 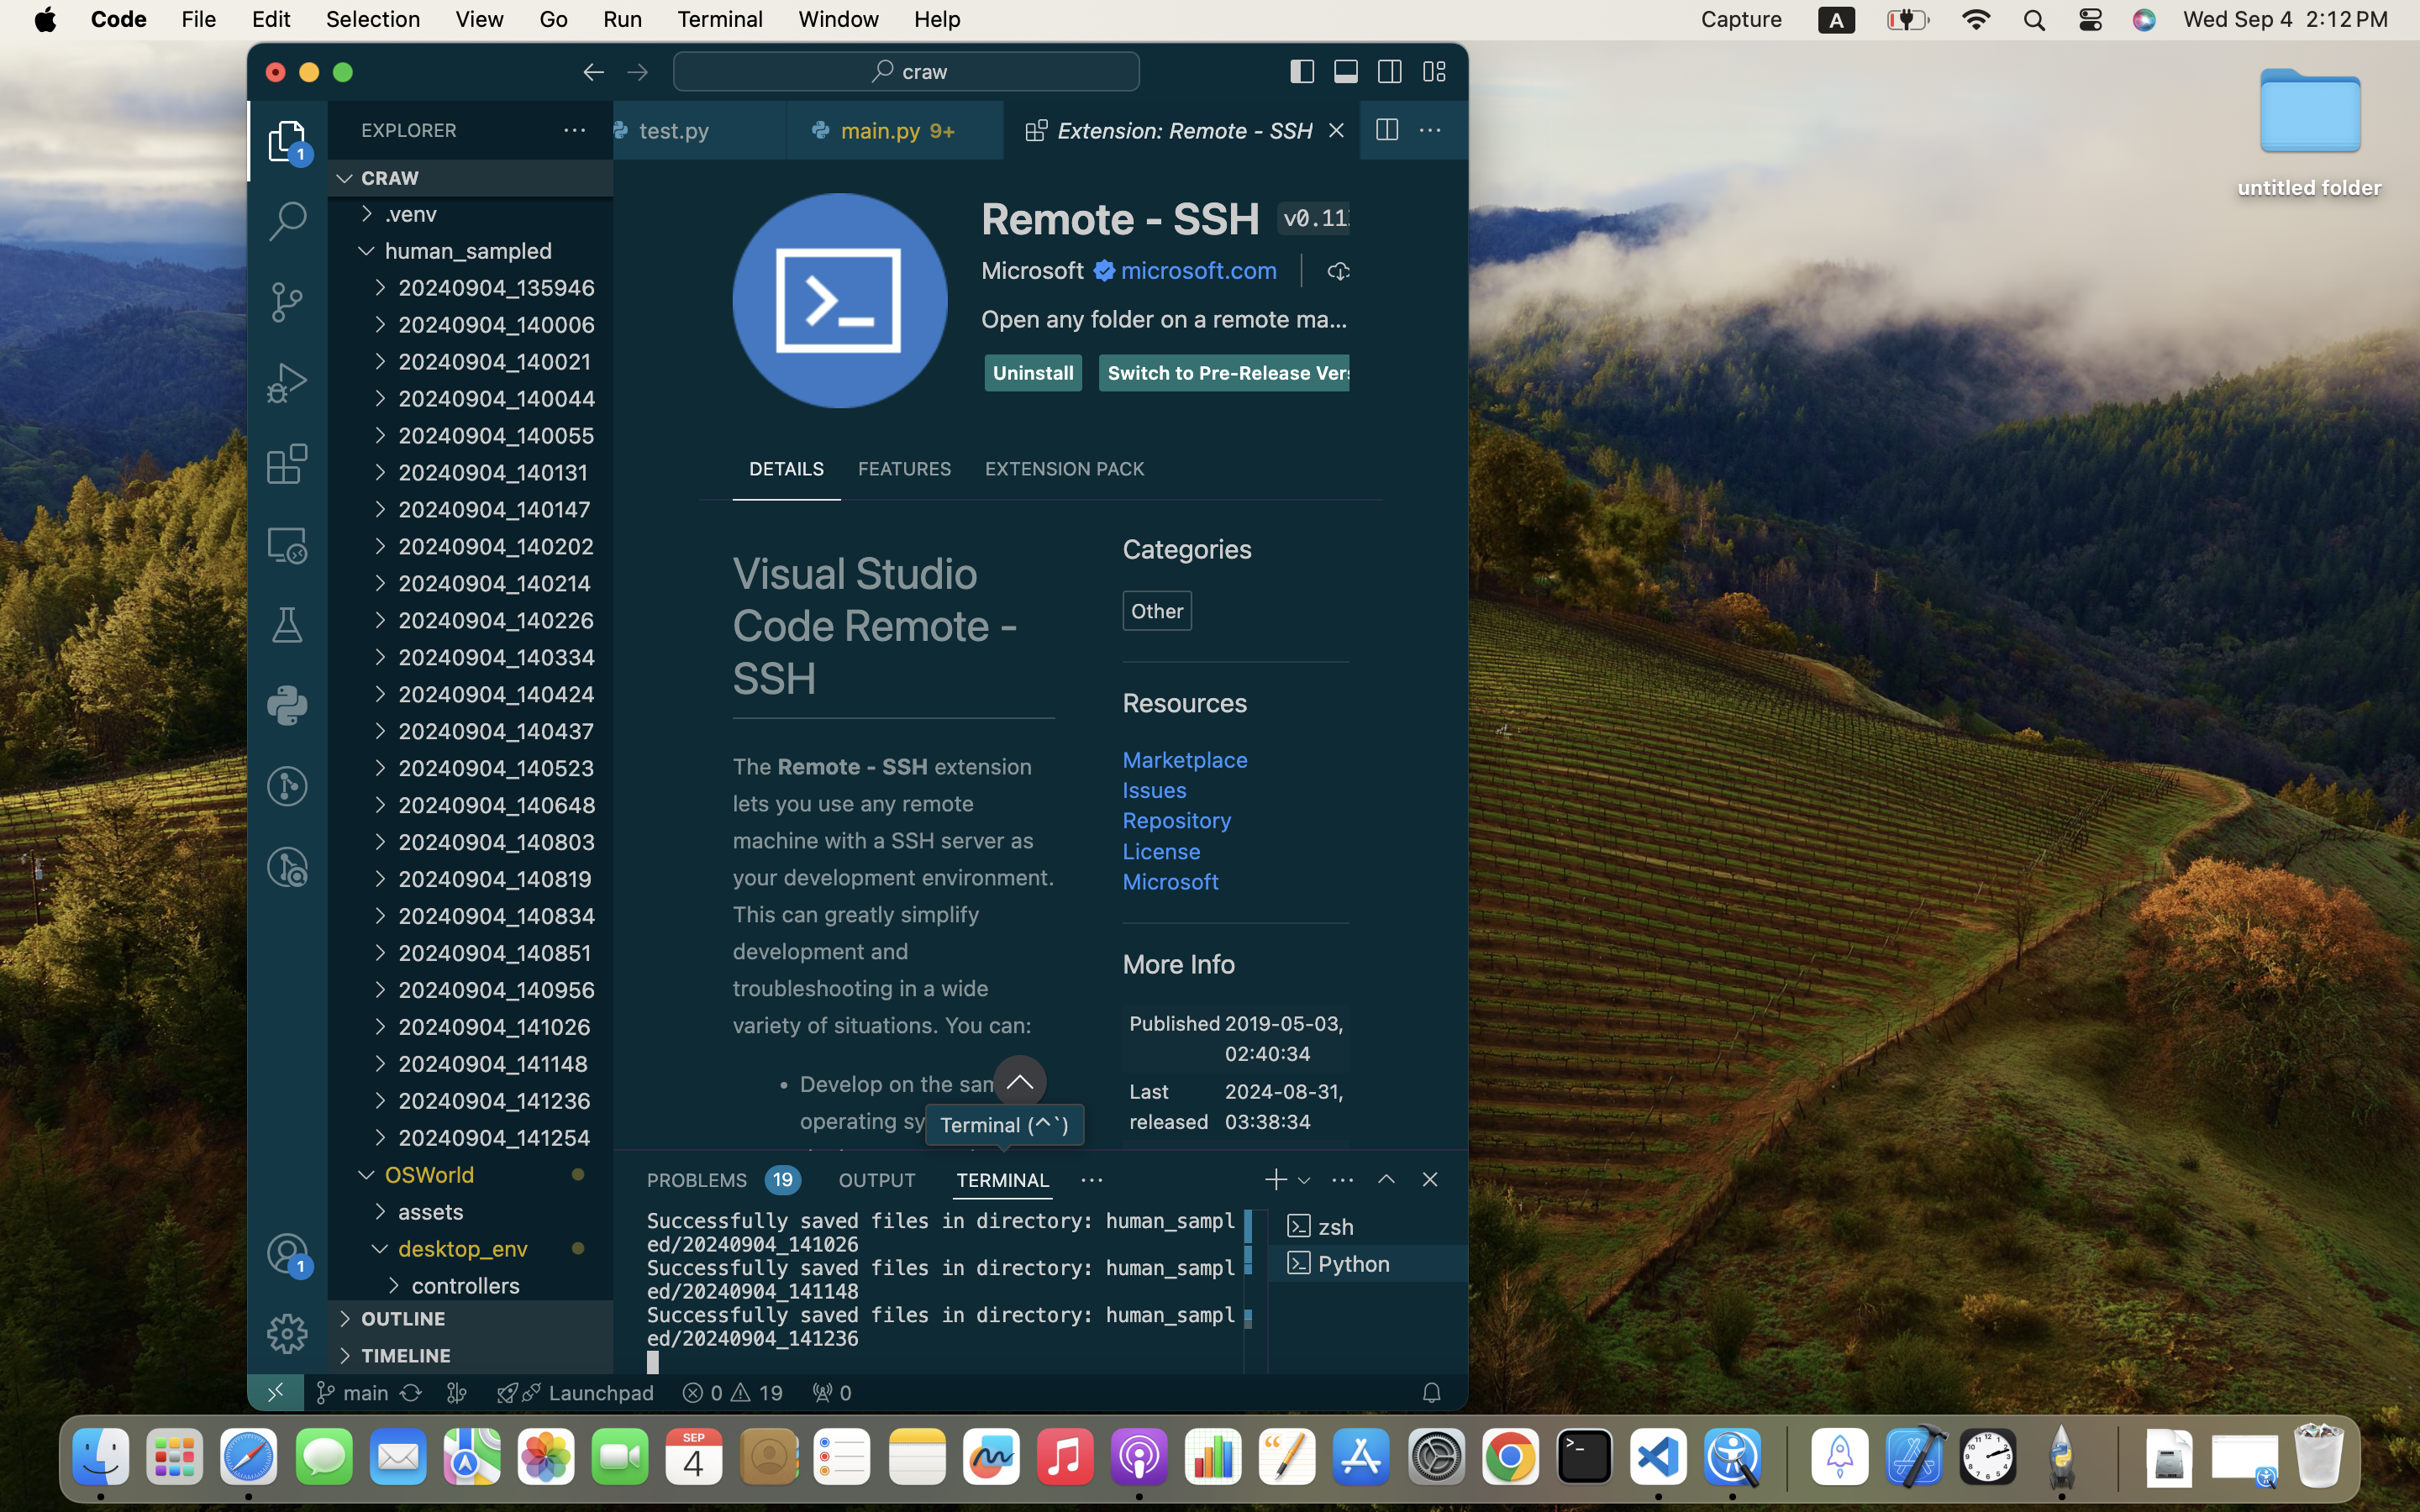 What do you see at coordinates (1181, 129) in the screenshot?
I see `'1 Extension: Remote - SSH  '` at bounding box center [1181, 129].